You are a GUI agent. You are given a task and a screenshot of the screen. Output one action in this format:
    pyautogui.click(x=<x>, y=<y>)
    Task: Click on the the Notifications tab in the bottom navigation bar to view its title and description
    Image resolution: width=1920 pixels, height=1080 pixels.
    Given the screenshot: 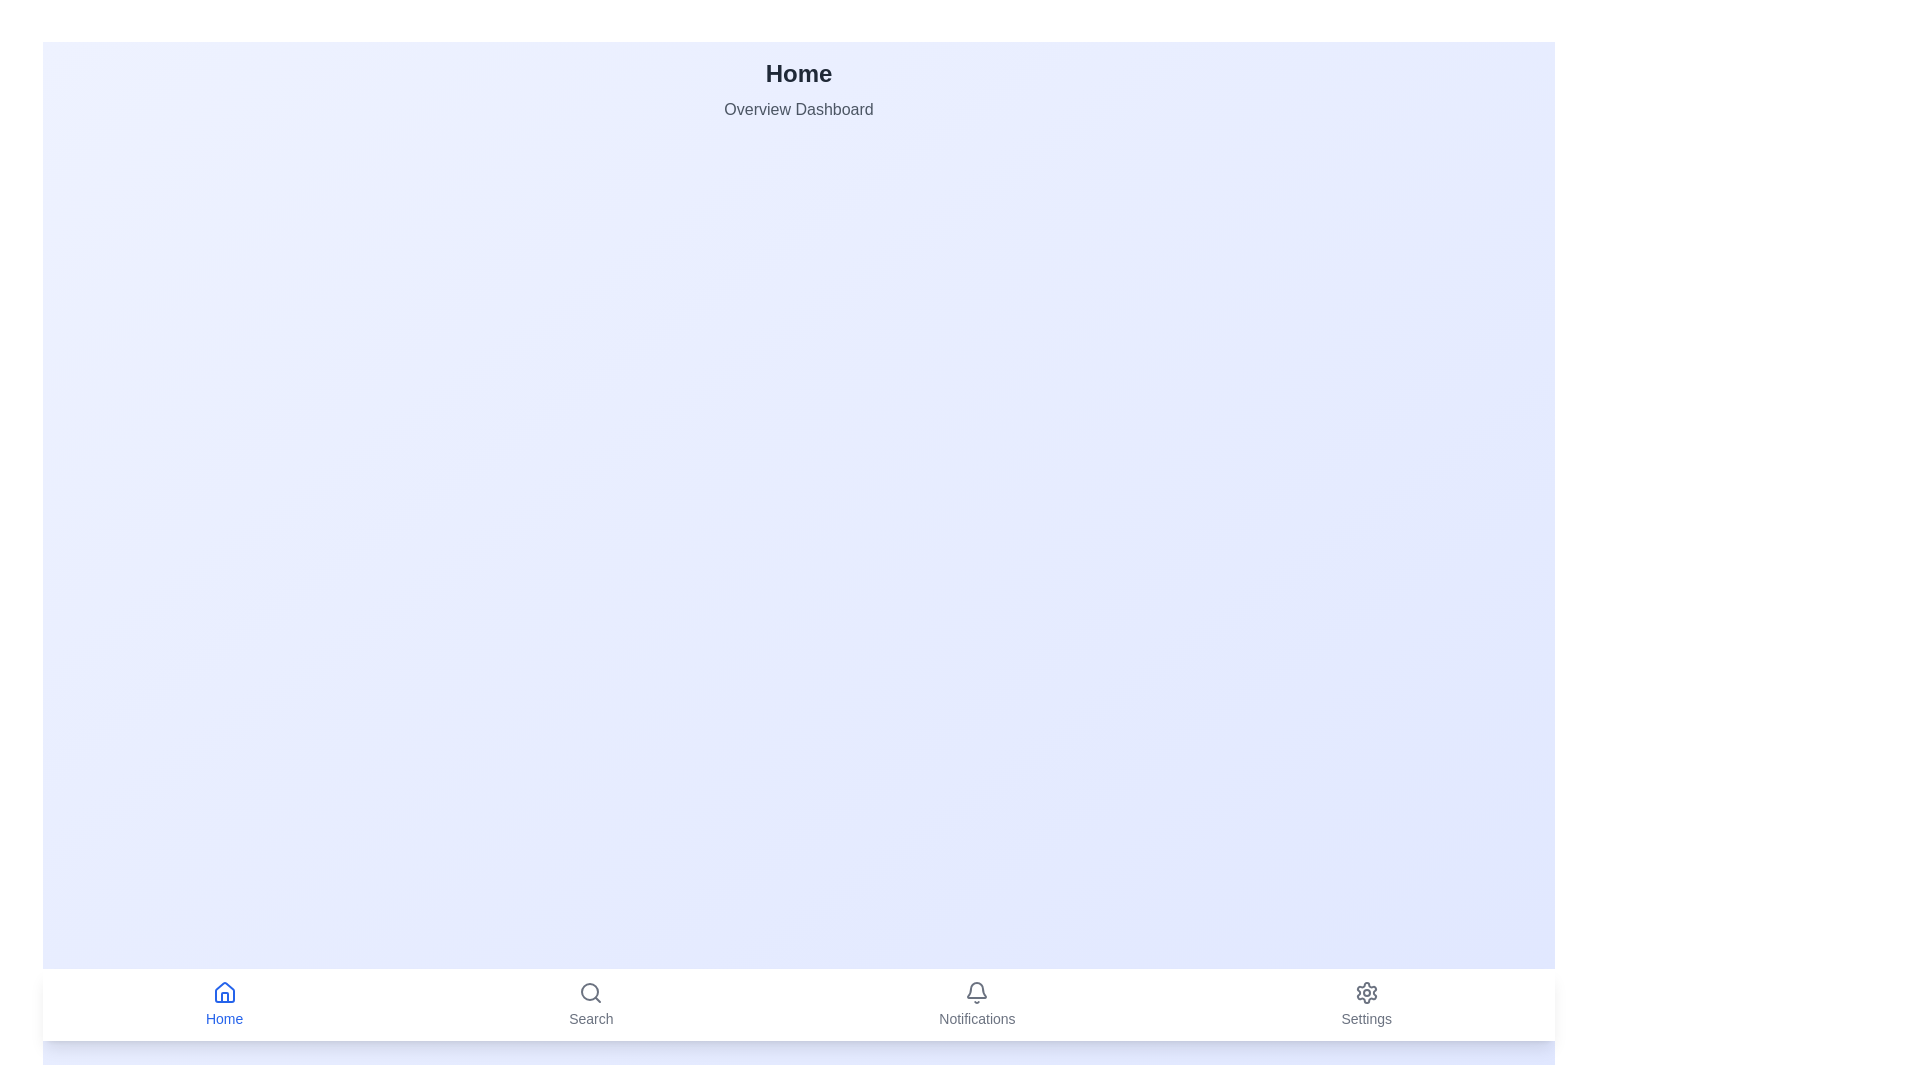 What is the action you would take?
    pyautogui.click(x=977, y=1005)
    